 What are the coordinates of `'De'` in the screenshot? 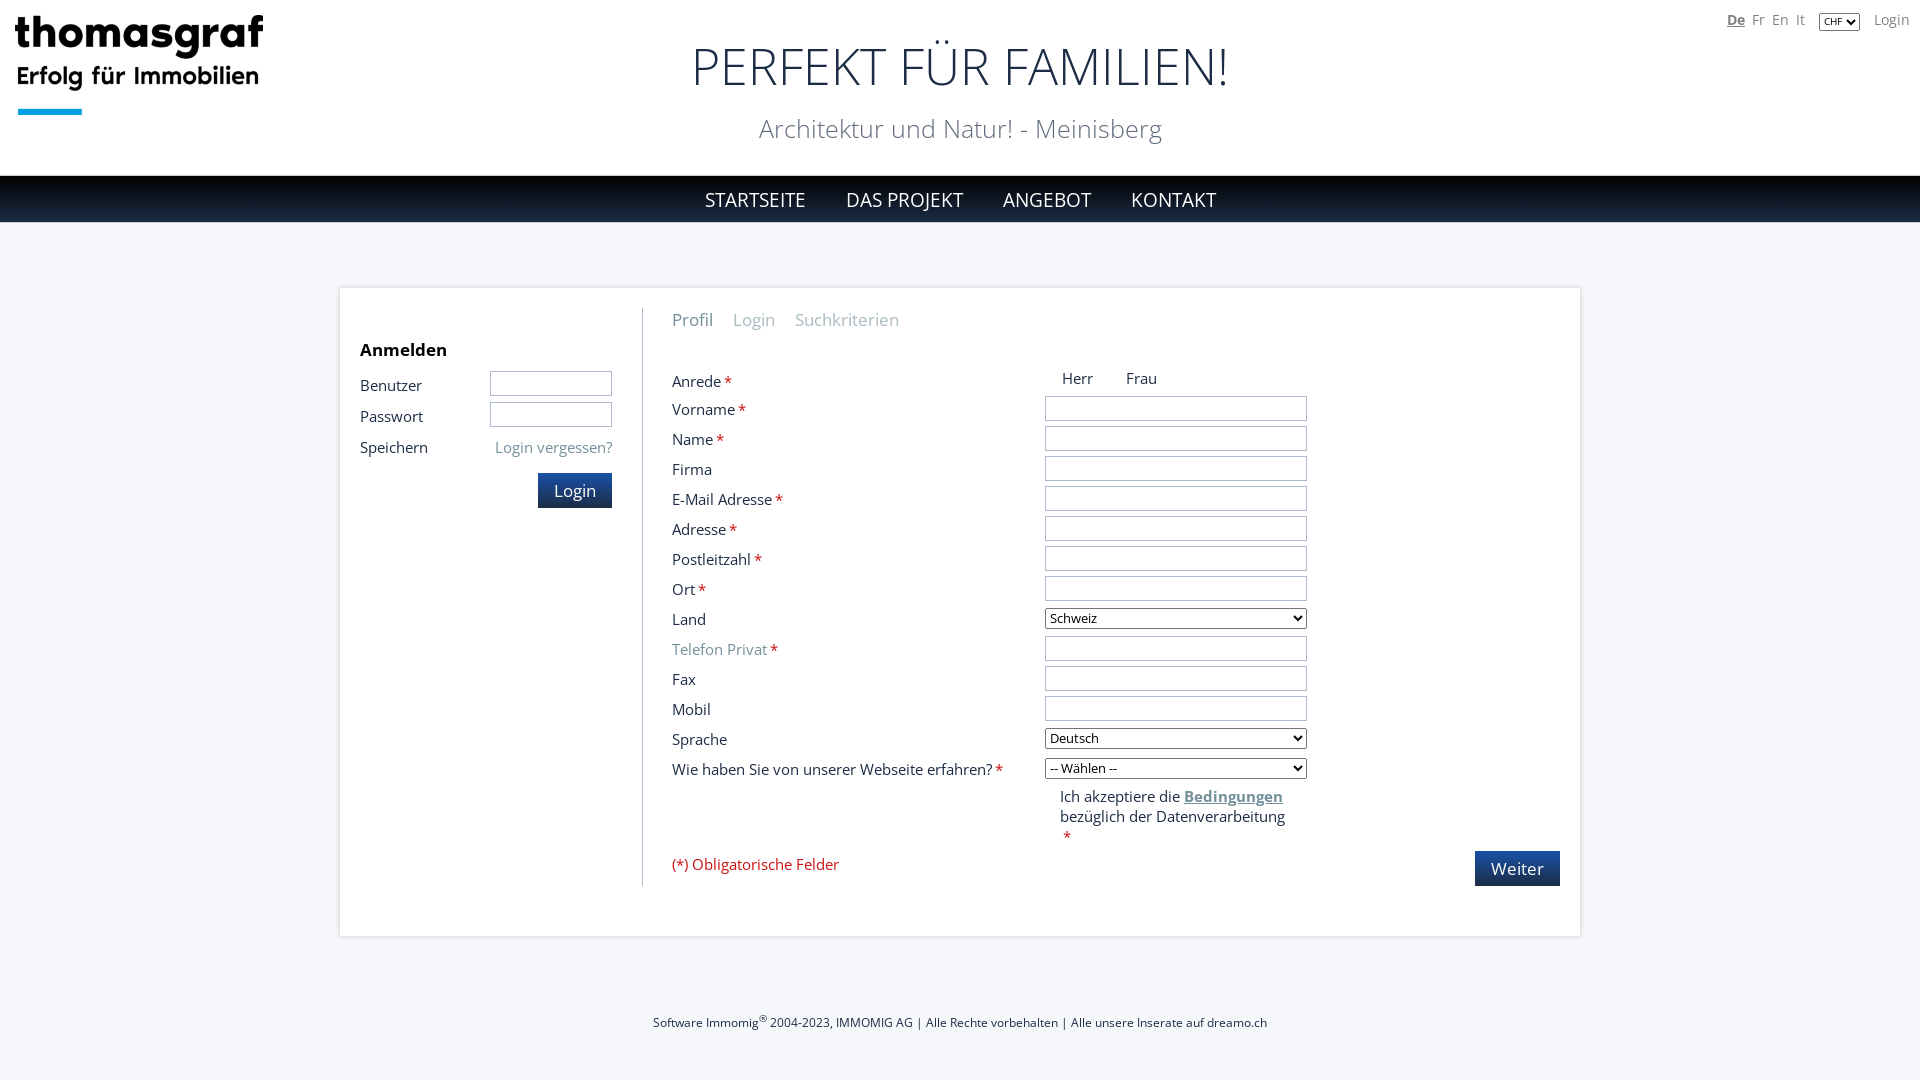 It's located at (1735, 19).